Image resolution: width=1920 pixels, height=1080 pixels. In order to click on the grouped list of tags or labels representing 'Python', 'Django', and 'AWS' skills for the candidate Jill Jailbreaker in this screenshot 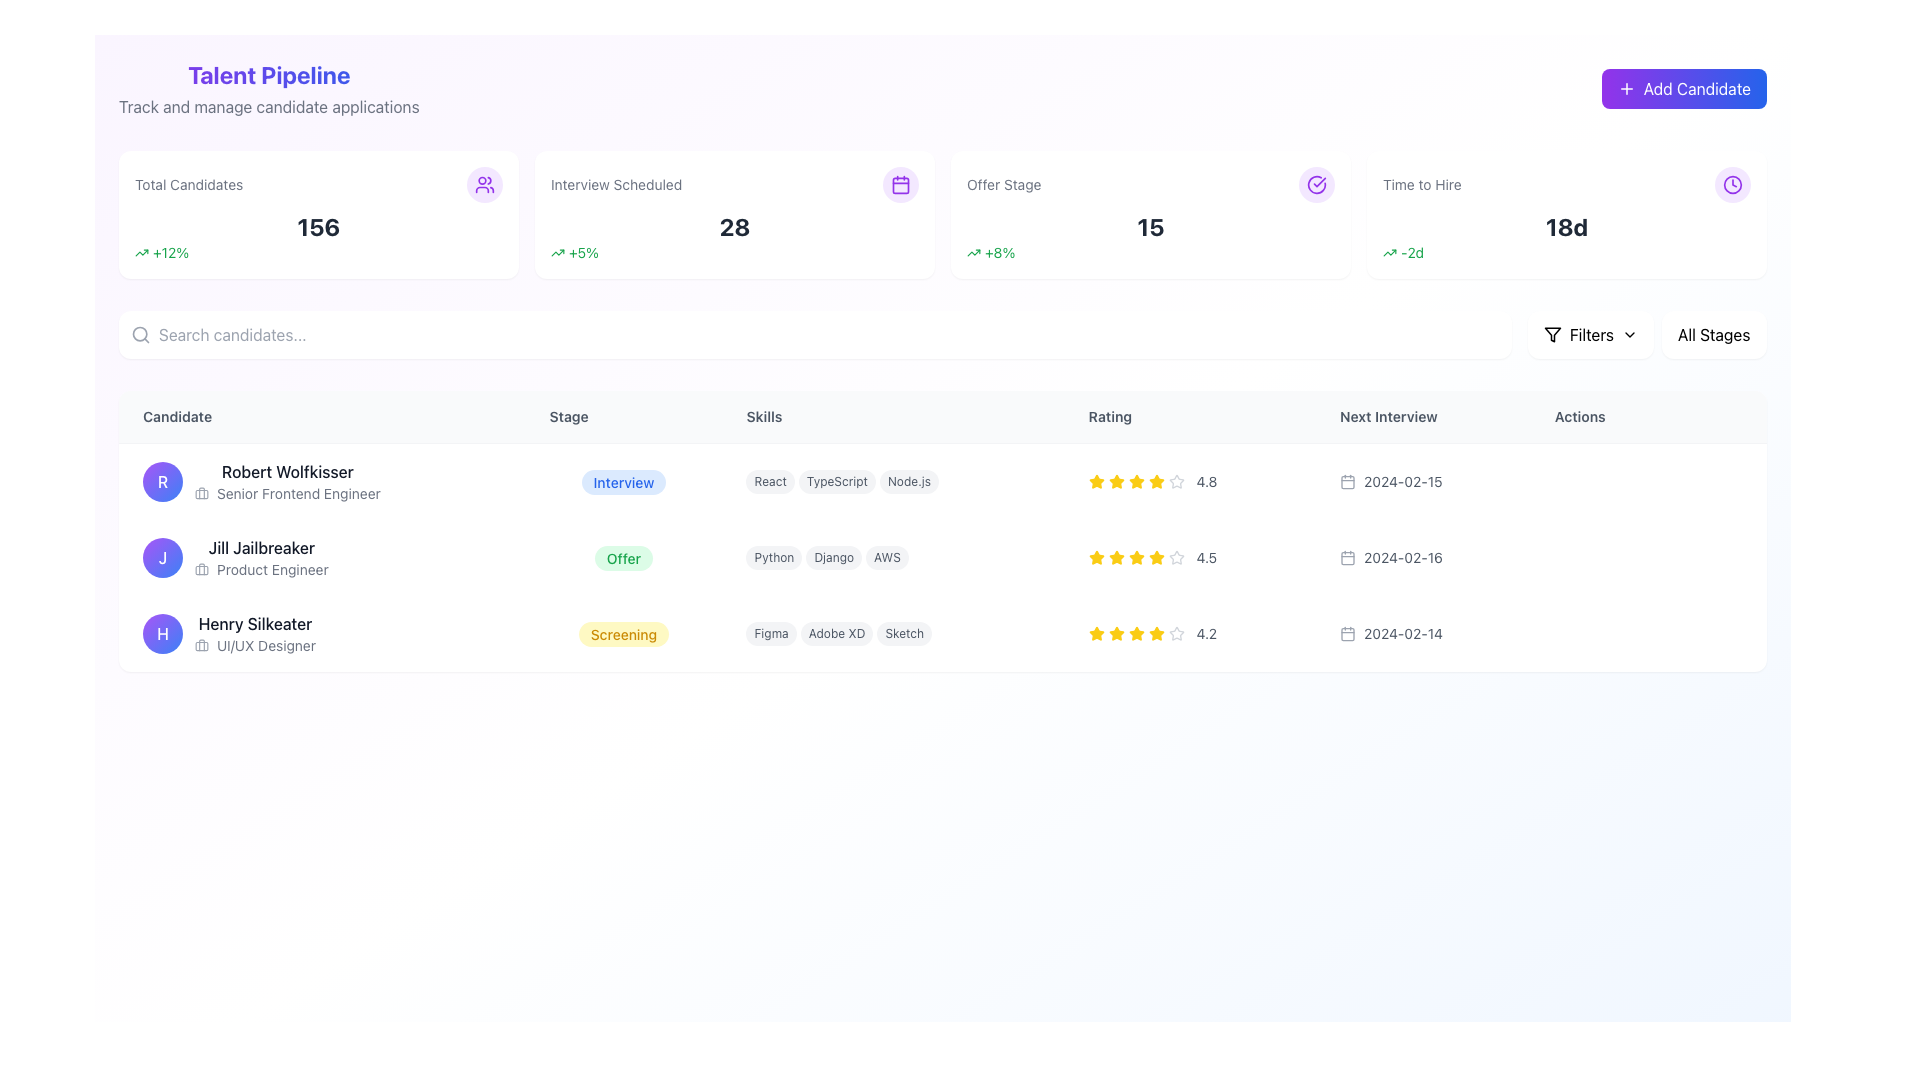, I will do `click(892, 558)`.